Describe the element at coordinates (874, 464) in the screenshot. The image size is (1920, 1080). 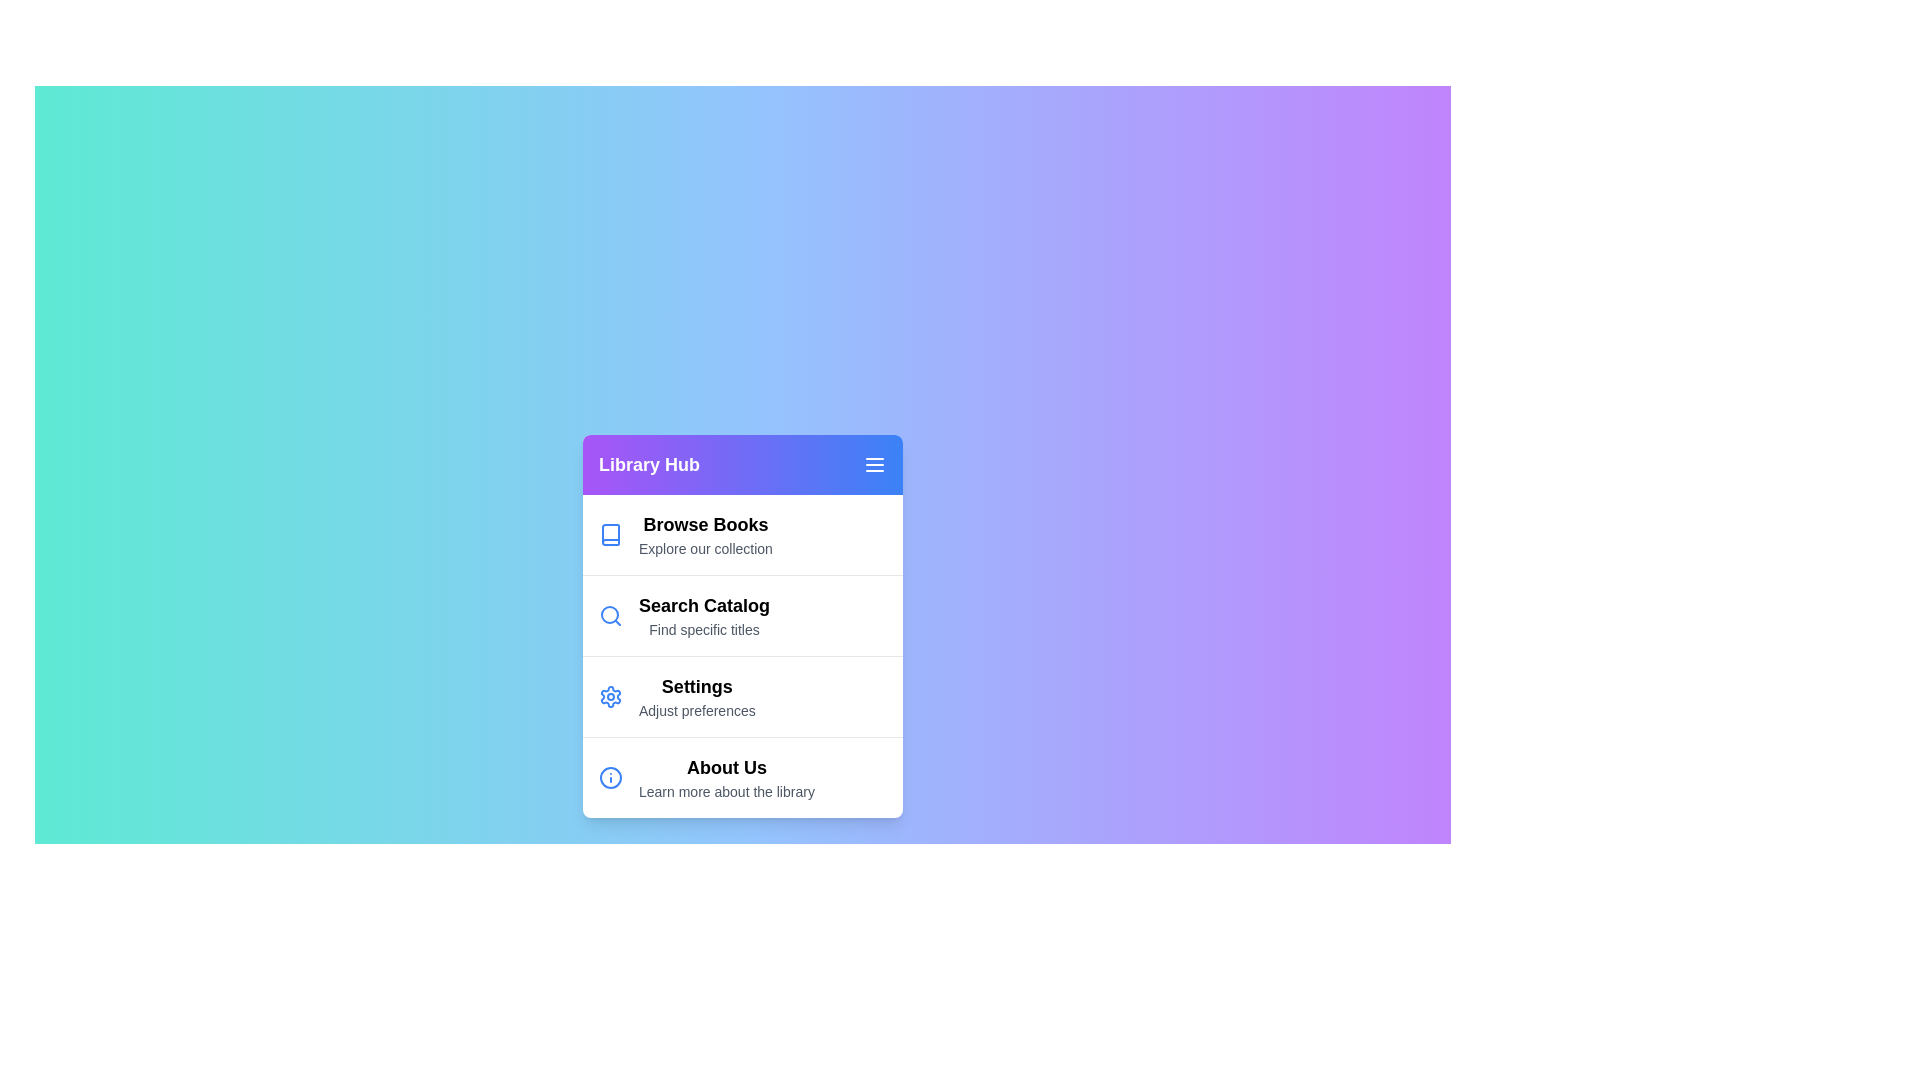
I see `the menu button to toggle the menu visibility` at that location.